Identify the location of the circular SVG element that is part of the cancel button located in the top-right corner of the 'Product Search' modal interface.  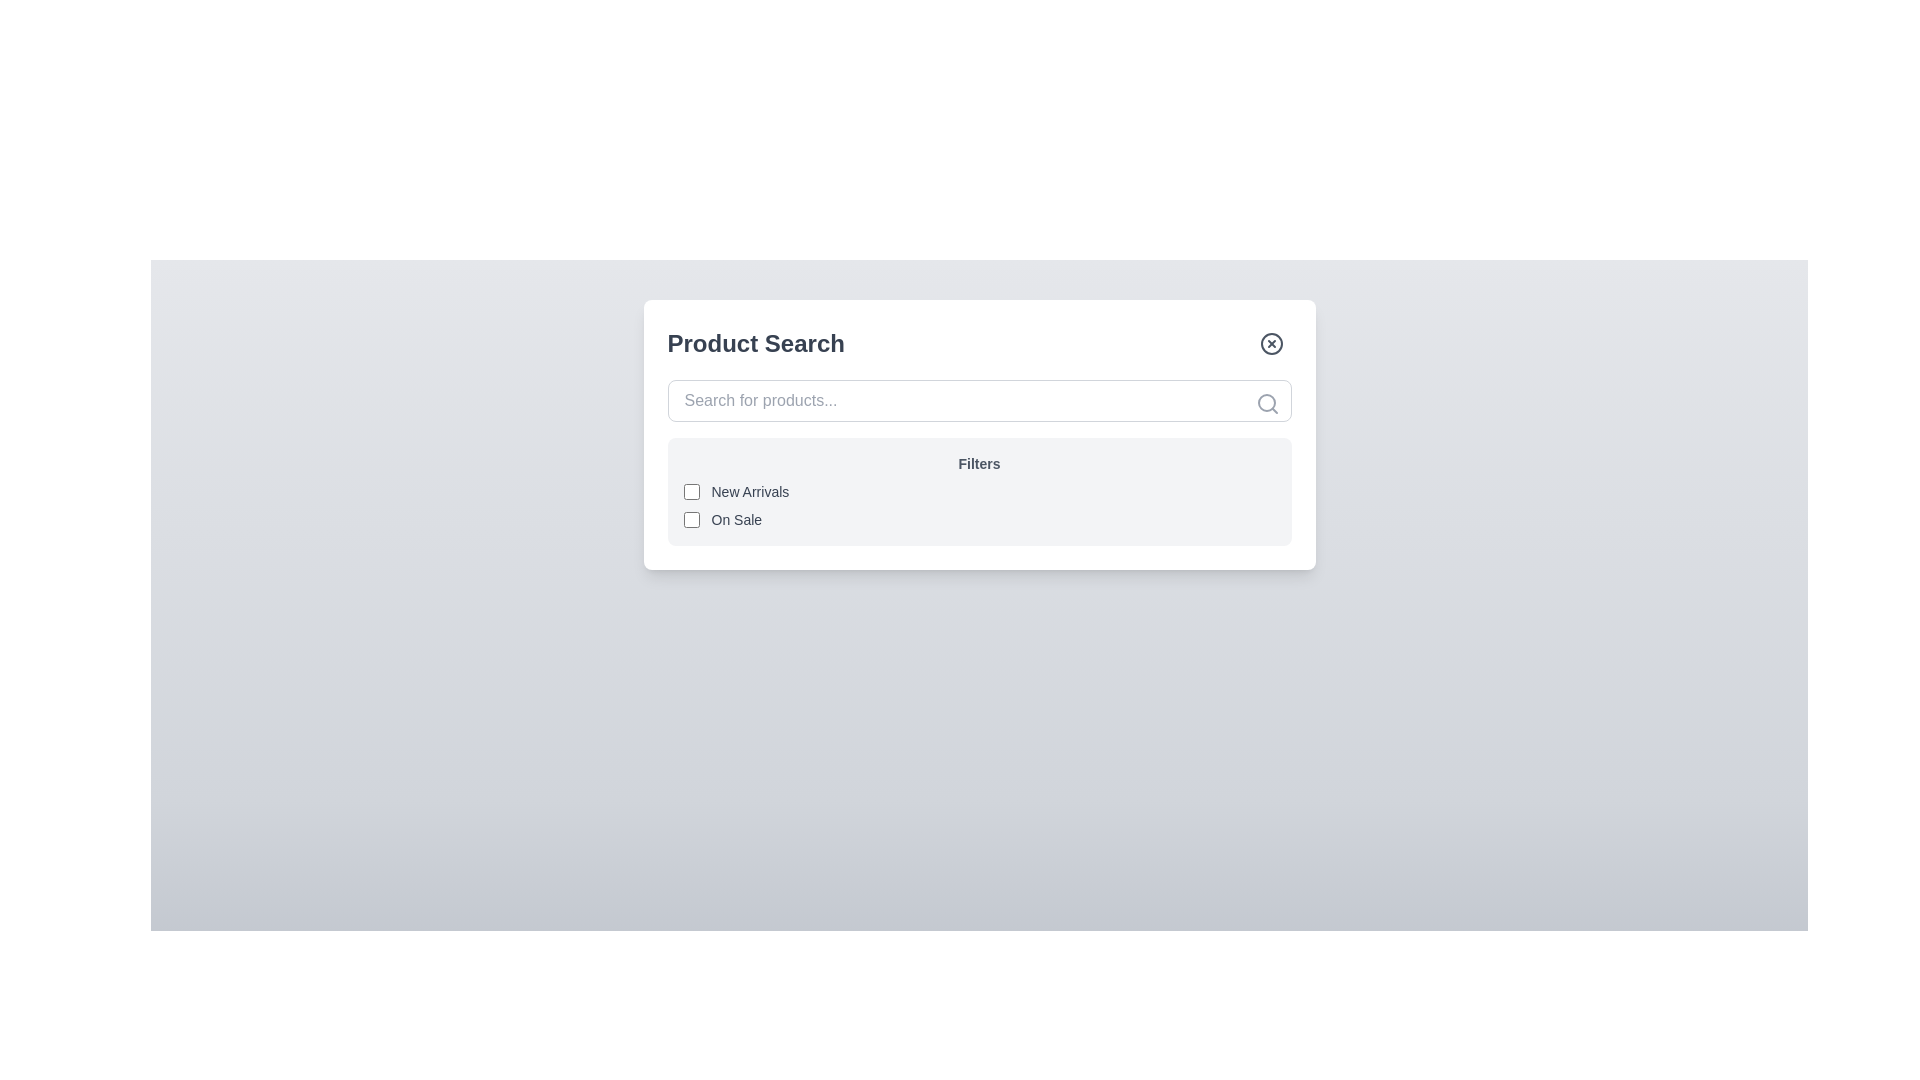
(1270, 342).